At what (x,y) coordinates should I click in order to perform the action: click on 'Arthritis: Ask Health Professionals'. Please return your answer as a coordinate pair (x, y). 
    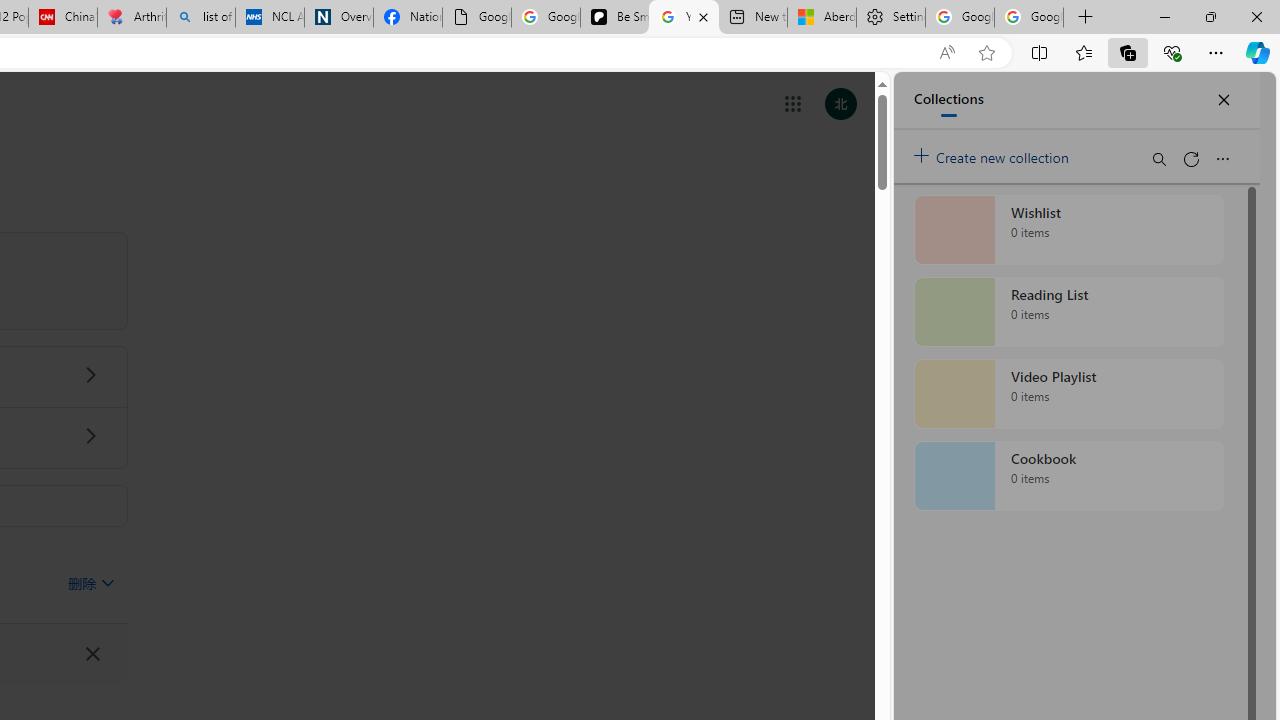
    Looking at the image, I should click on (131, 17).